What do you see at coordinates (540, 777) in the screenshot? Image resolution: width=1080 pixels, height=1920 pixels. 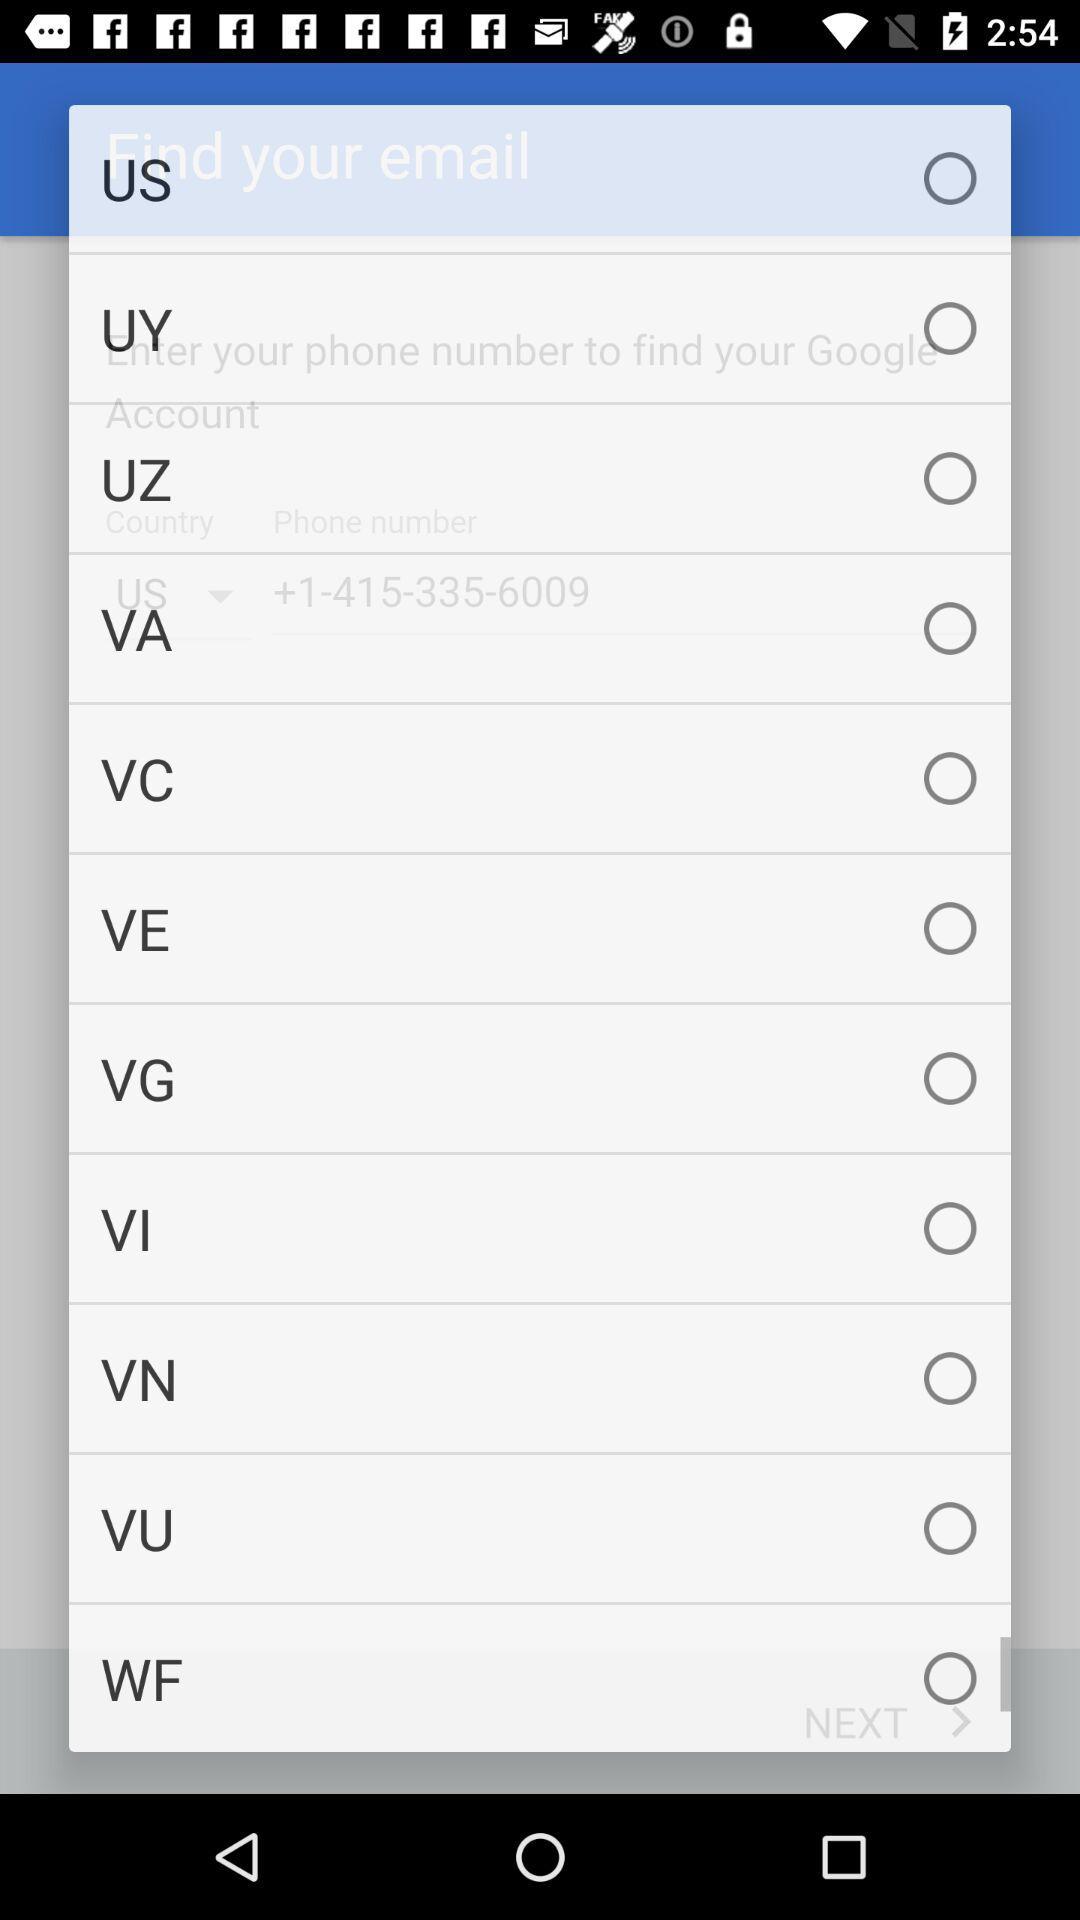 I see `icon above the ve` at bounding box center [540, 777].